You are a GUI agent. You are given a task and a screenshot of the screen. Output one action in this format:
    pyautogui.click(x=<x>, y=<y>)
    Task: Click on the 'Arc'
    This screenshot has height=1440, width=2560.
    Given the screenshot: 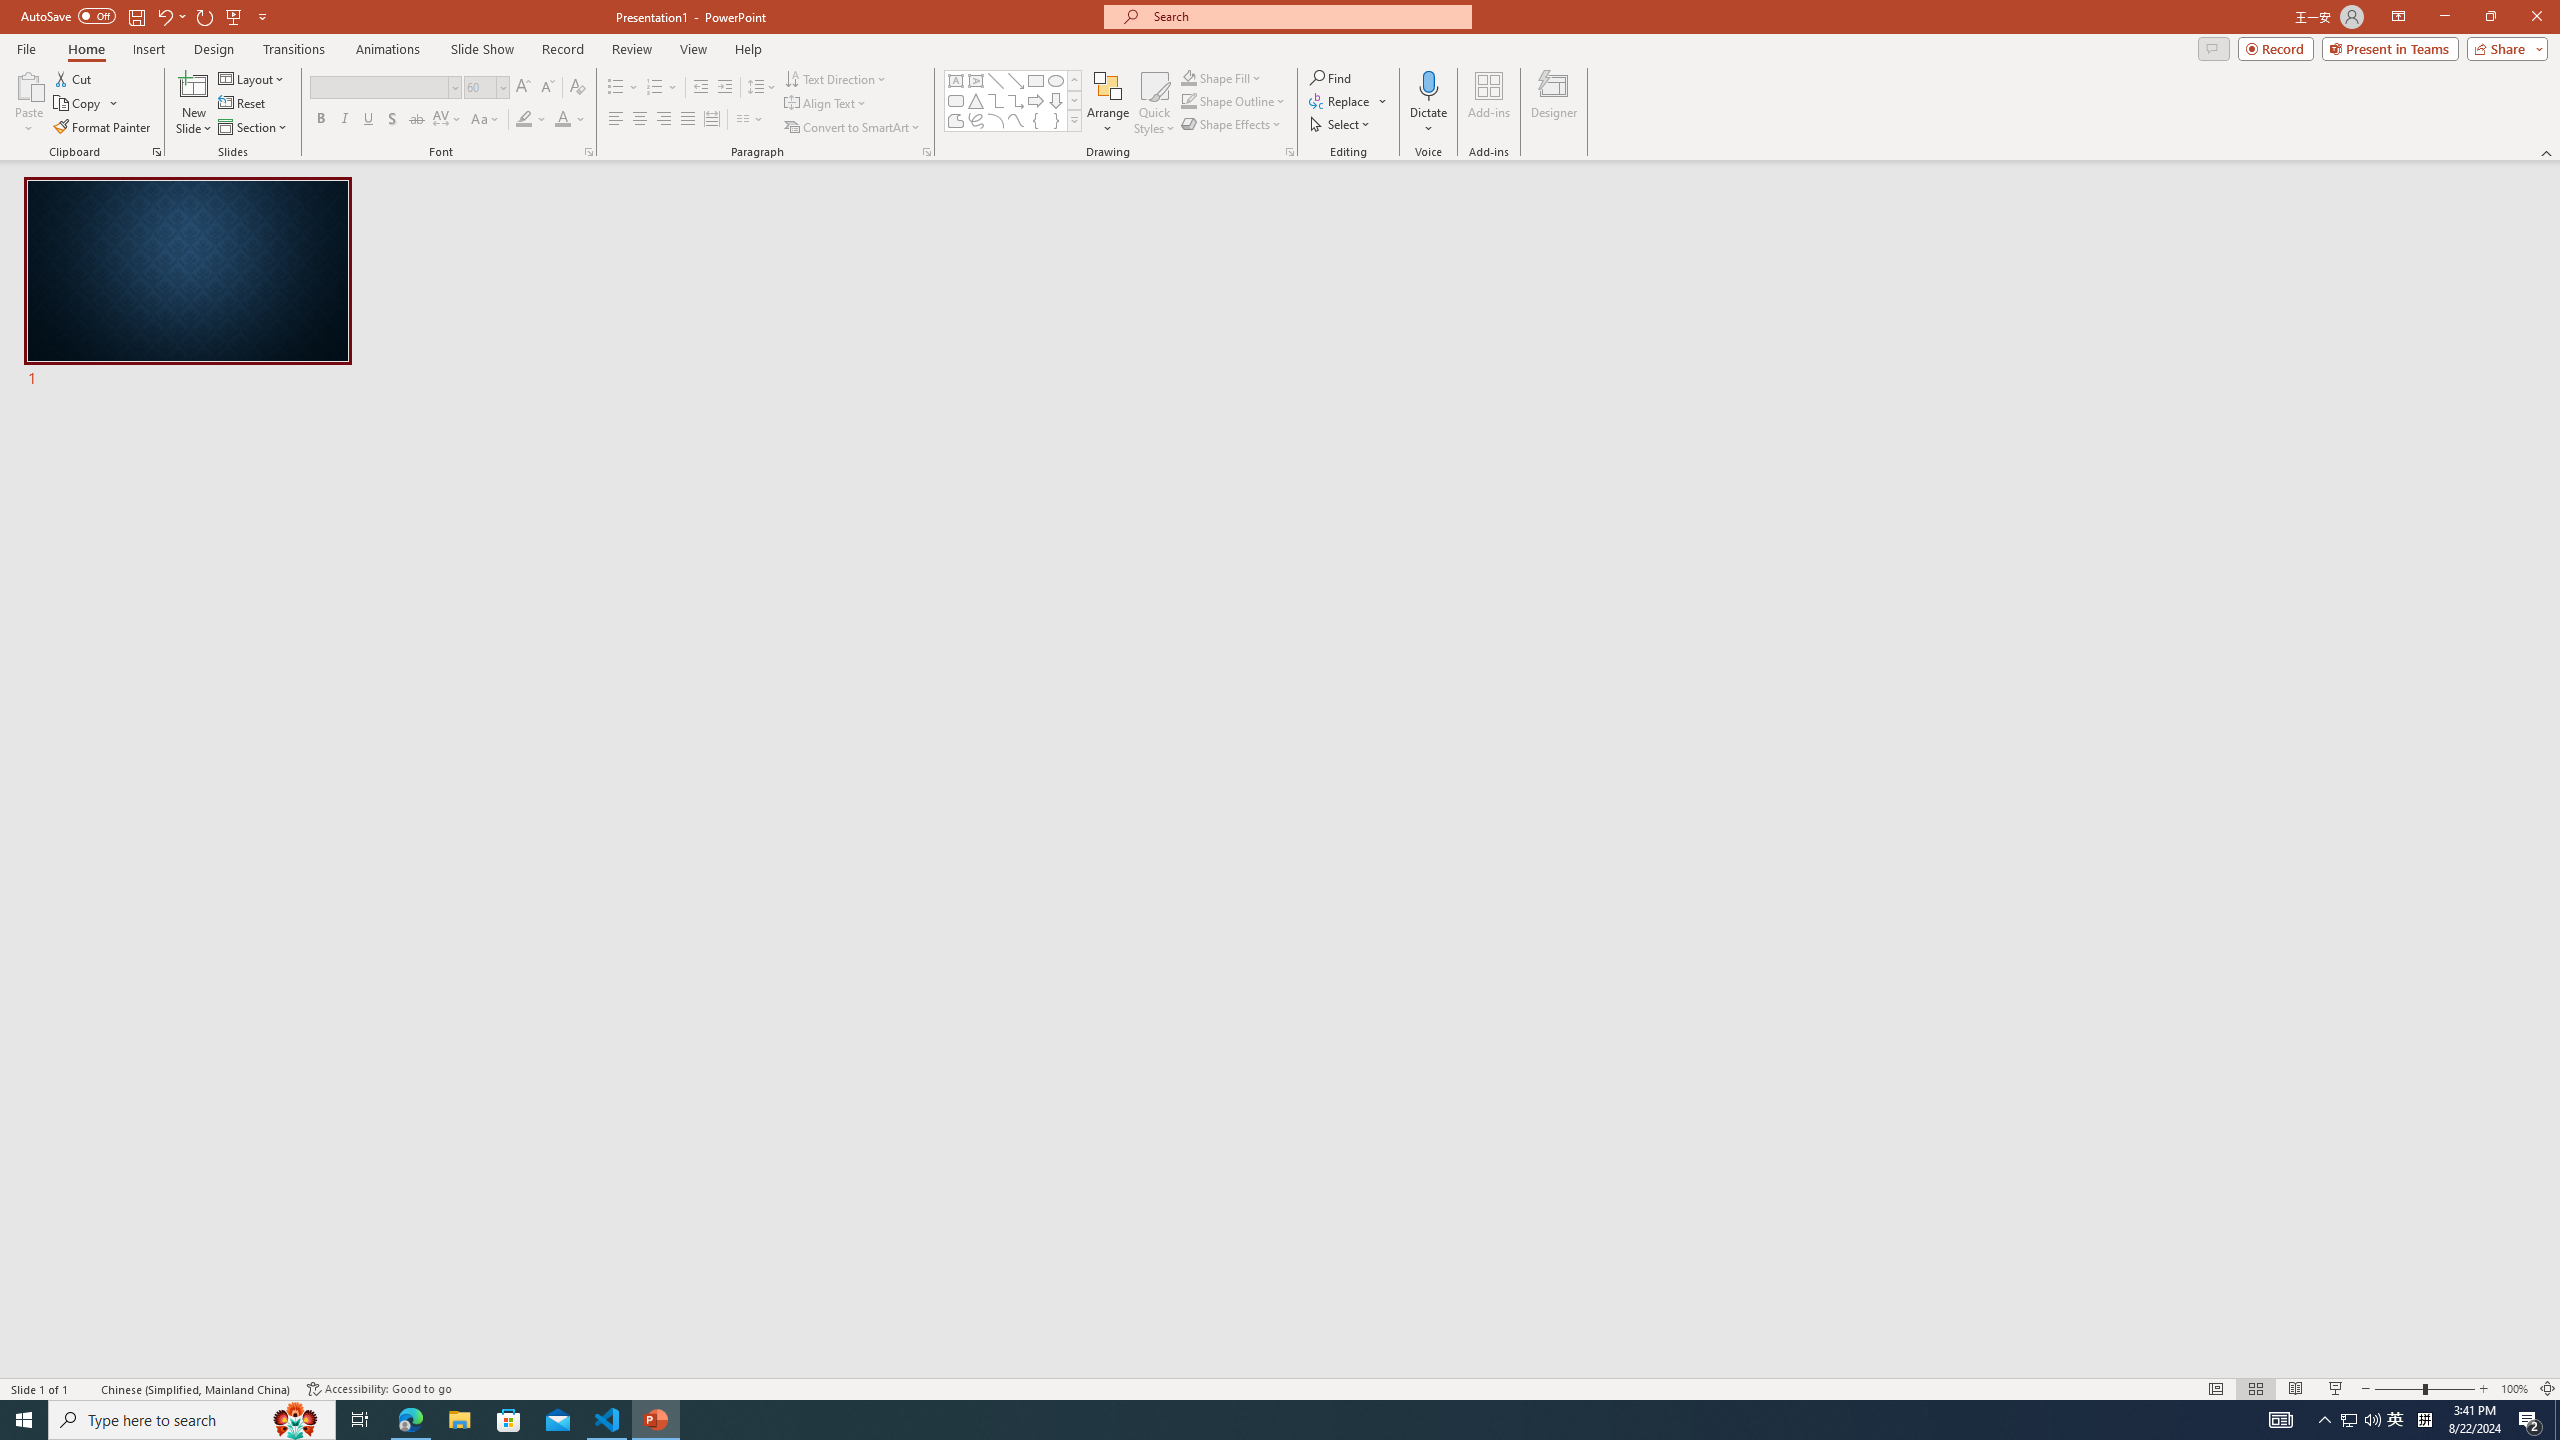 What is the action you would take?
    pyautogui.click(x=994, y=119)
    